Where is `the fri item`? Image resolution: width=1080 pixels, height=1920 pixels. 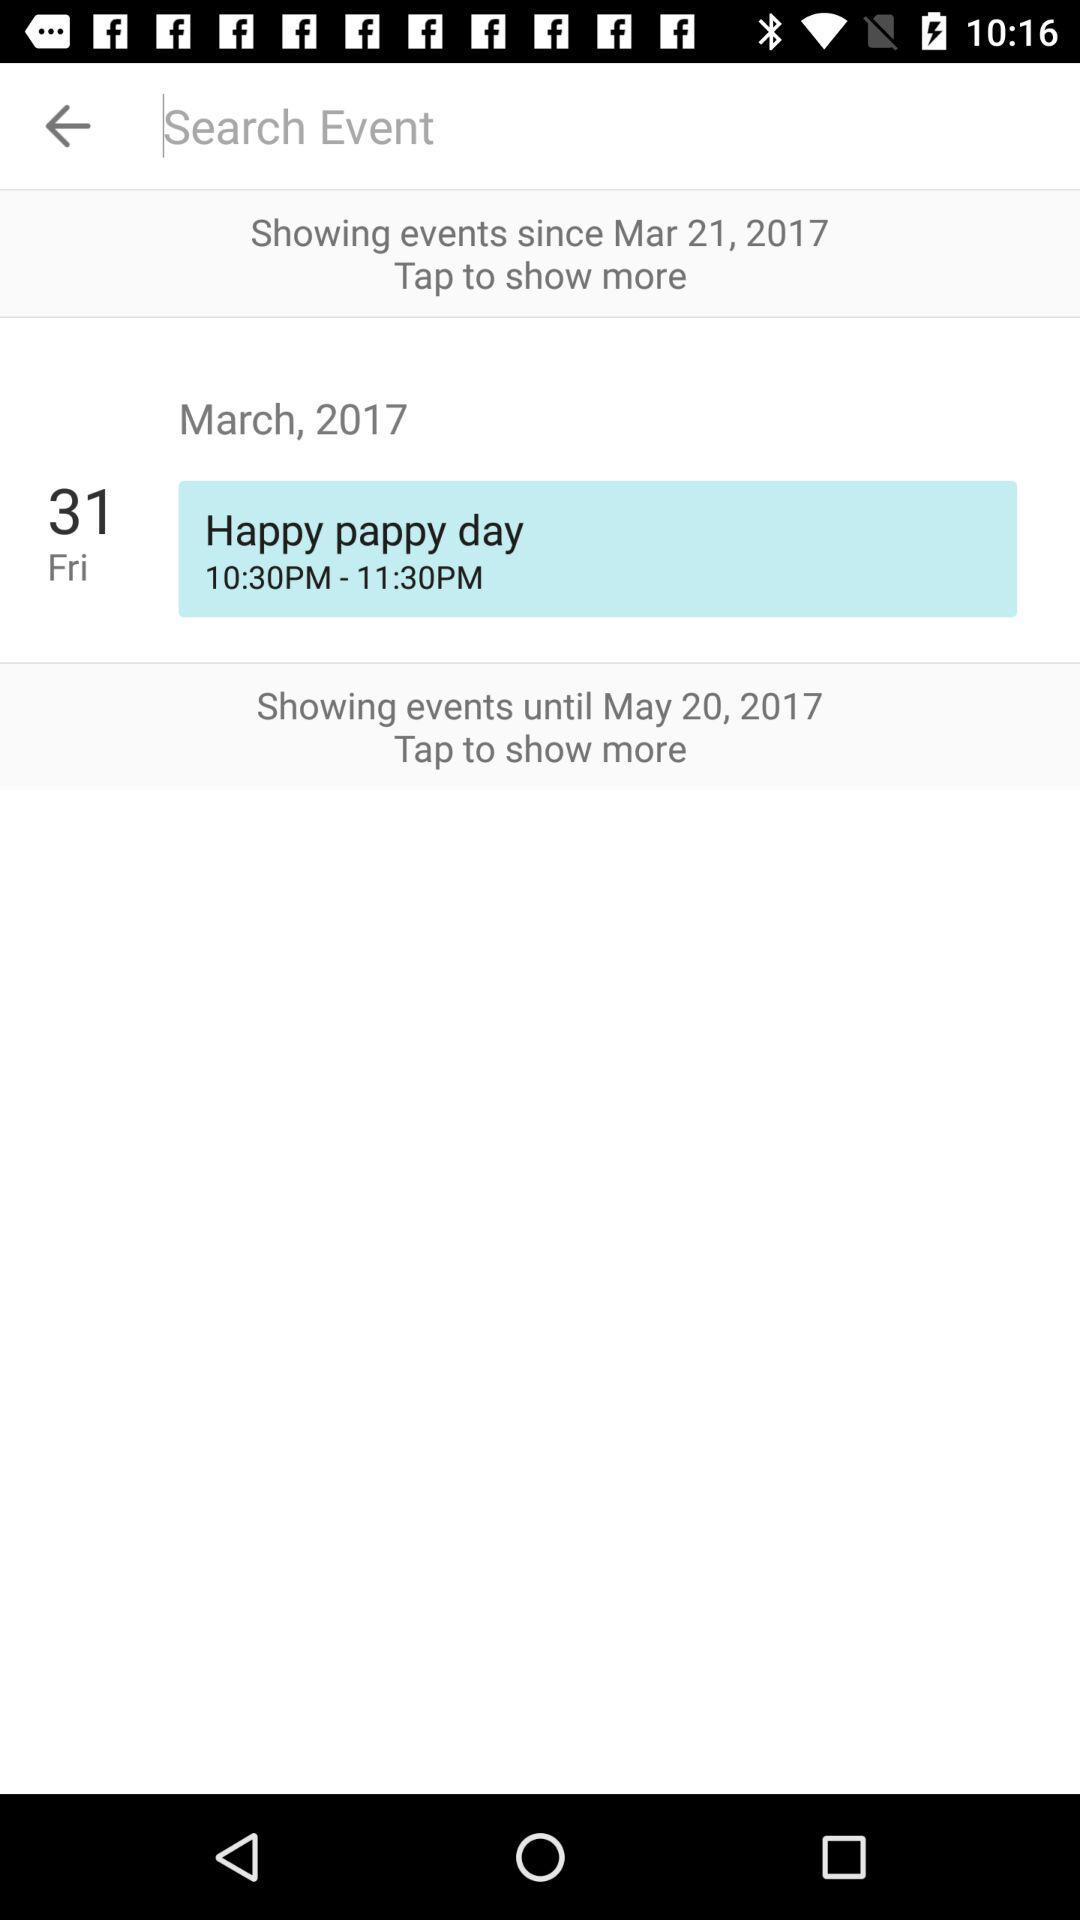 the fri item is located at coordinates (112, 565).